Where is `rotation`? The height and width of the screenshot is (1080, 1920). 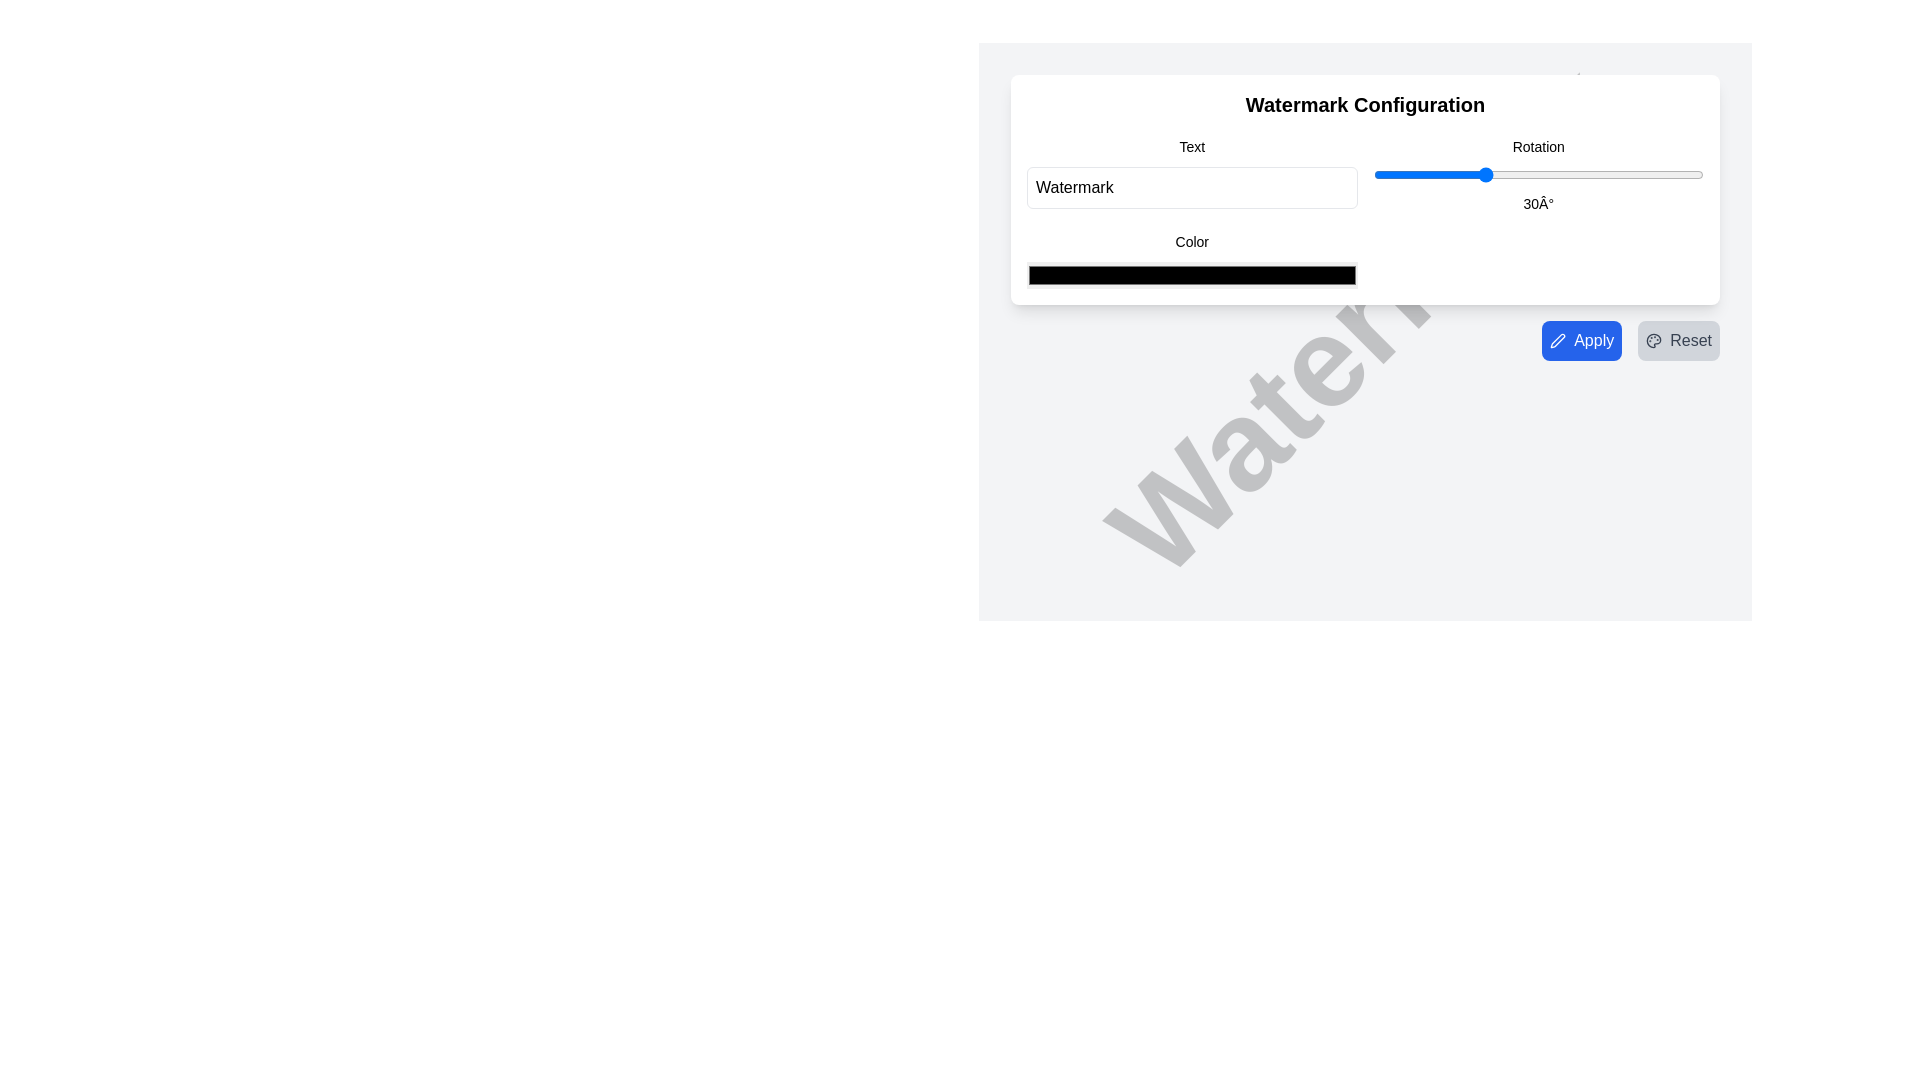
rotation is located at coordinates (1450, 173).